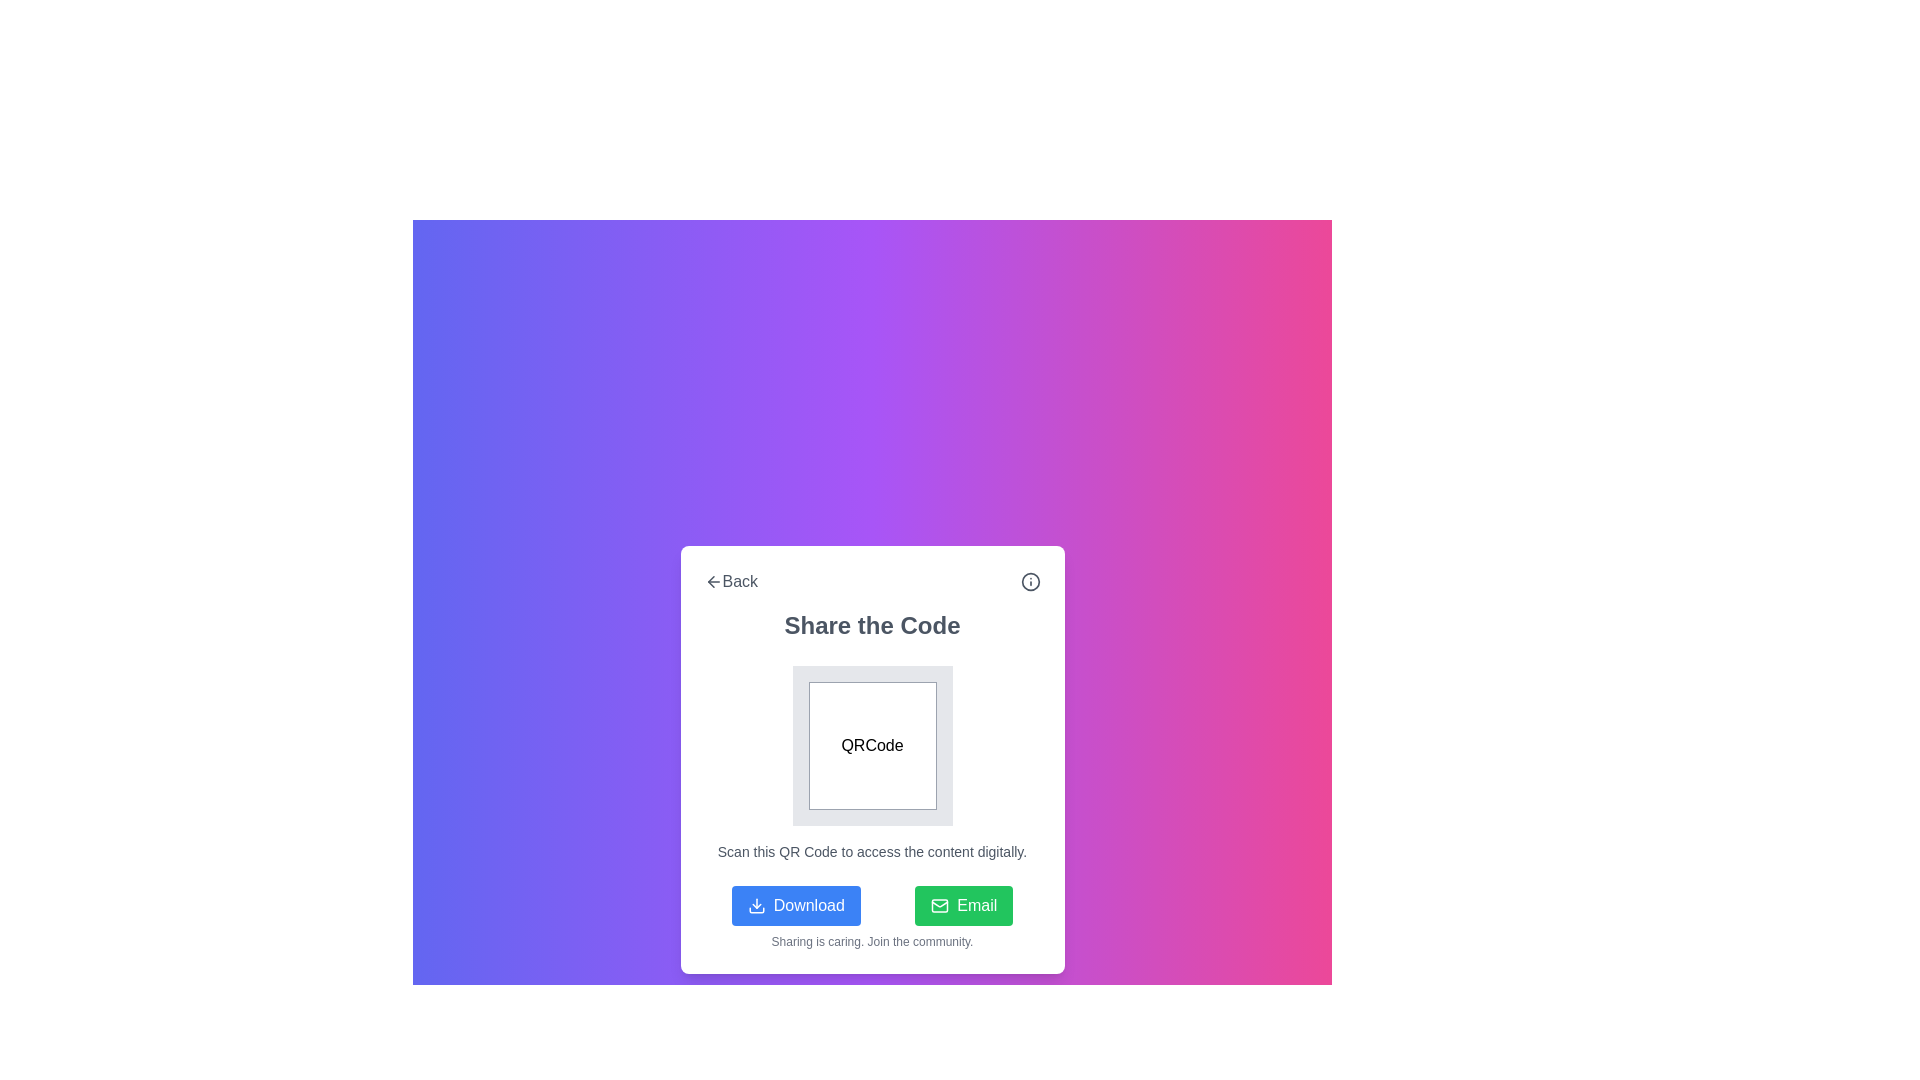 The image size is (1920, 1080). I want to click on the download button located in the bottom row of the modal dialog, to the left of the 'Email' button, so click(795, 906).